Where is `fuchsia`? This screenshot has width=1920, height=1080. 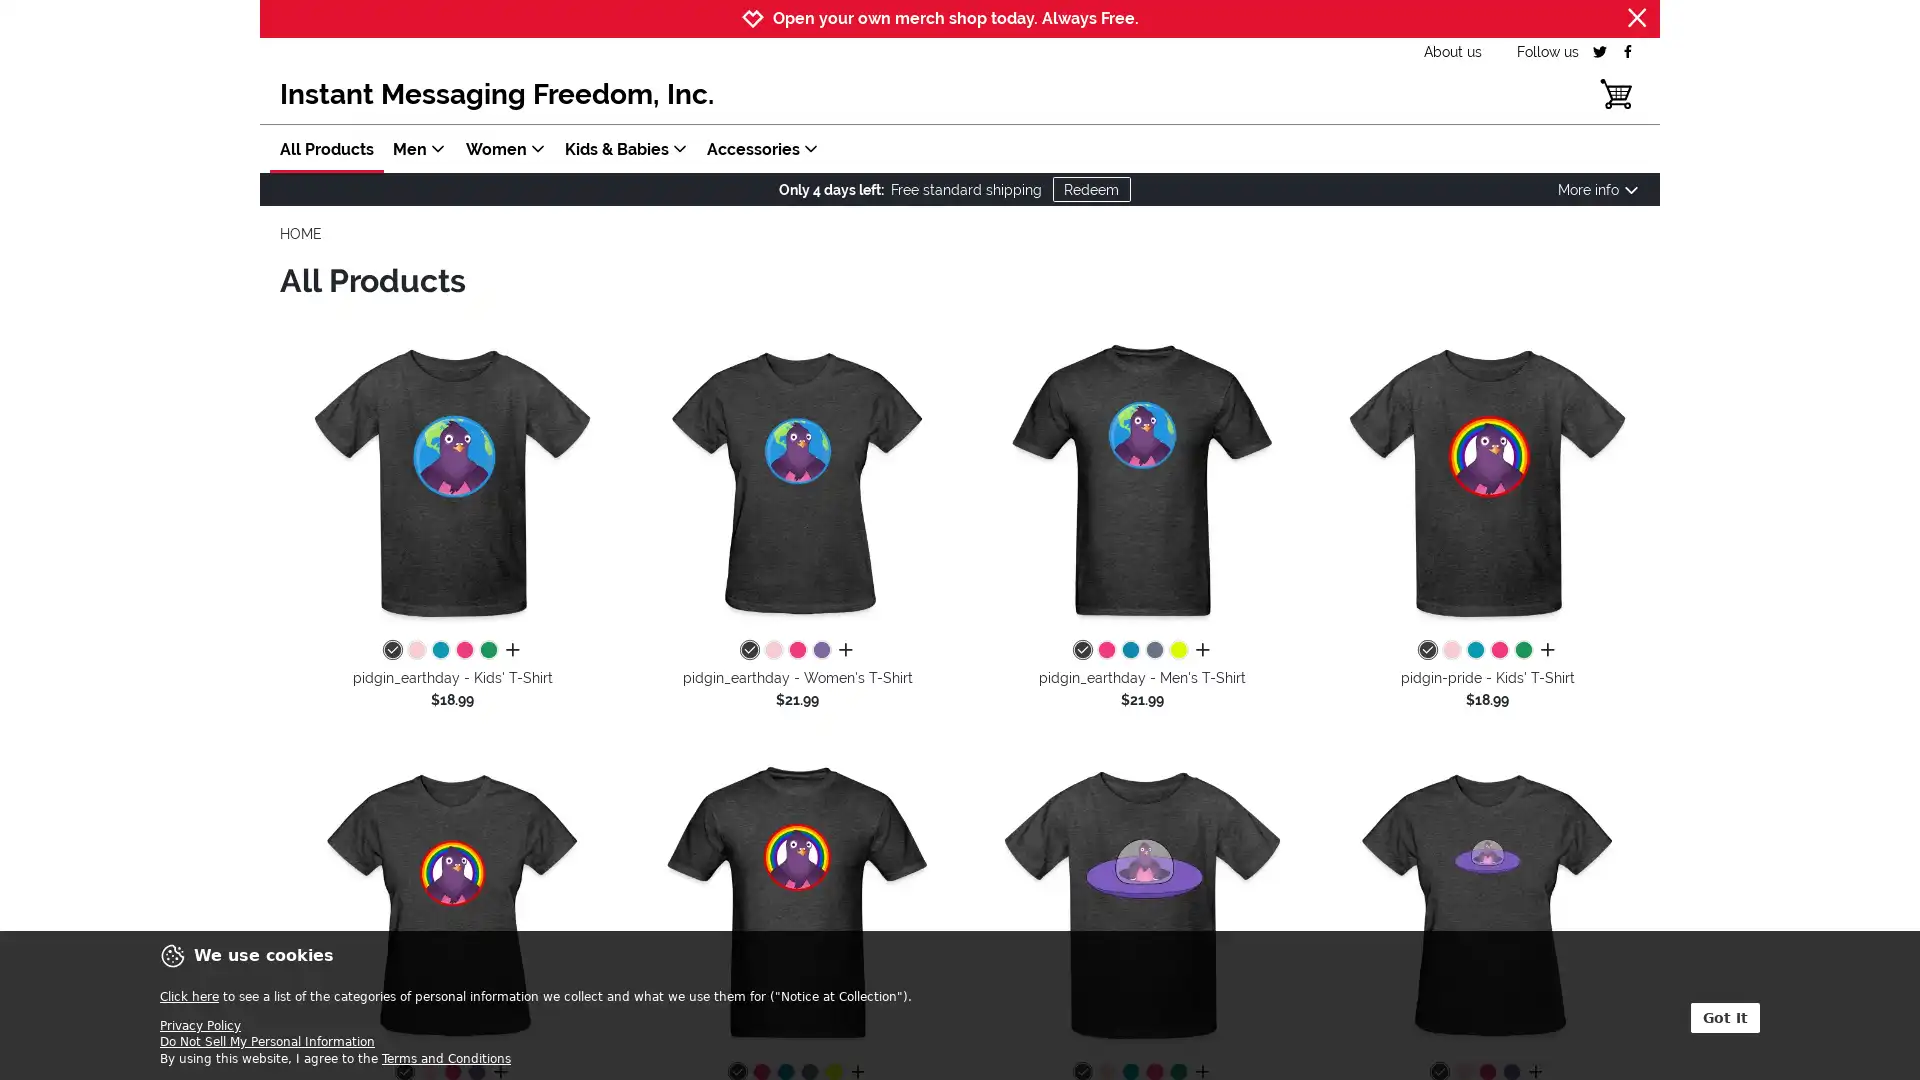 fuchsia is located at coordinates (463, 651).